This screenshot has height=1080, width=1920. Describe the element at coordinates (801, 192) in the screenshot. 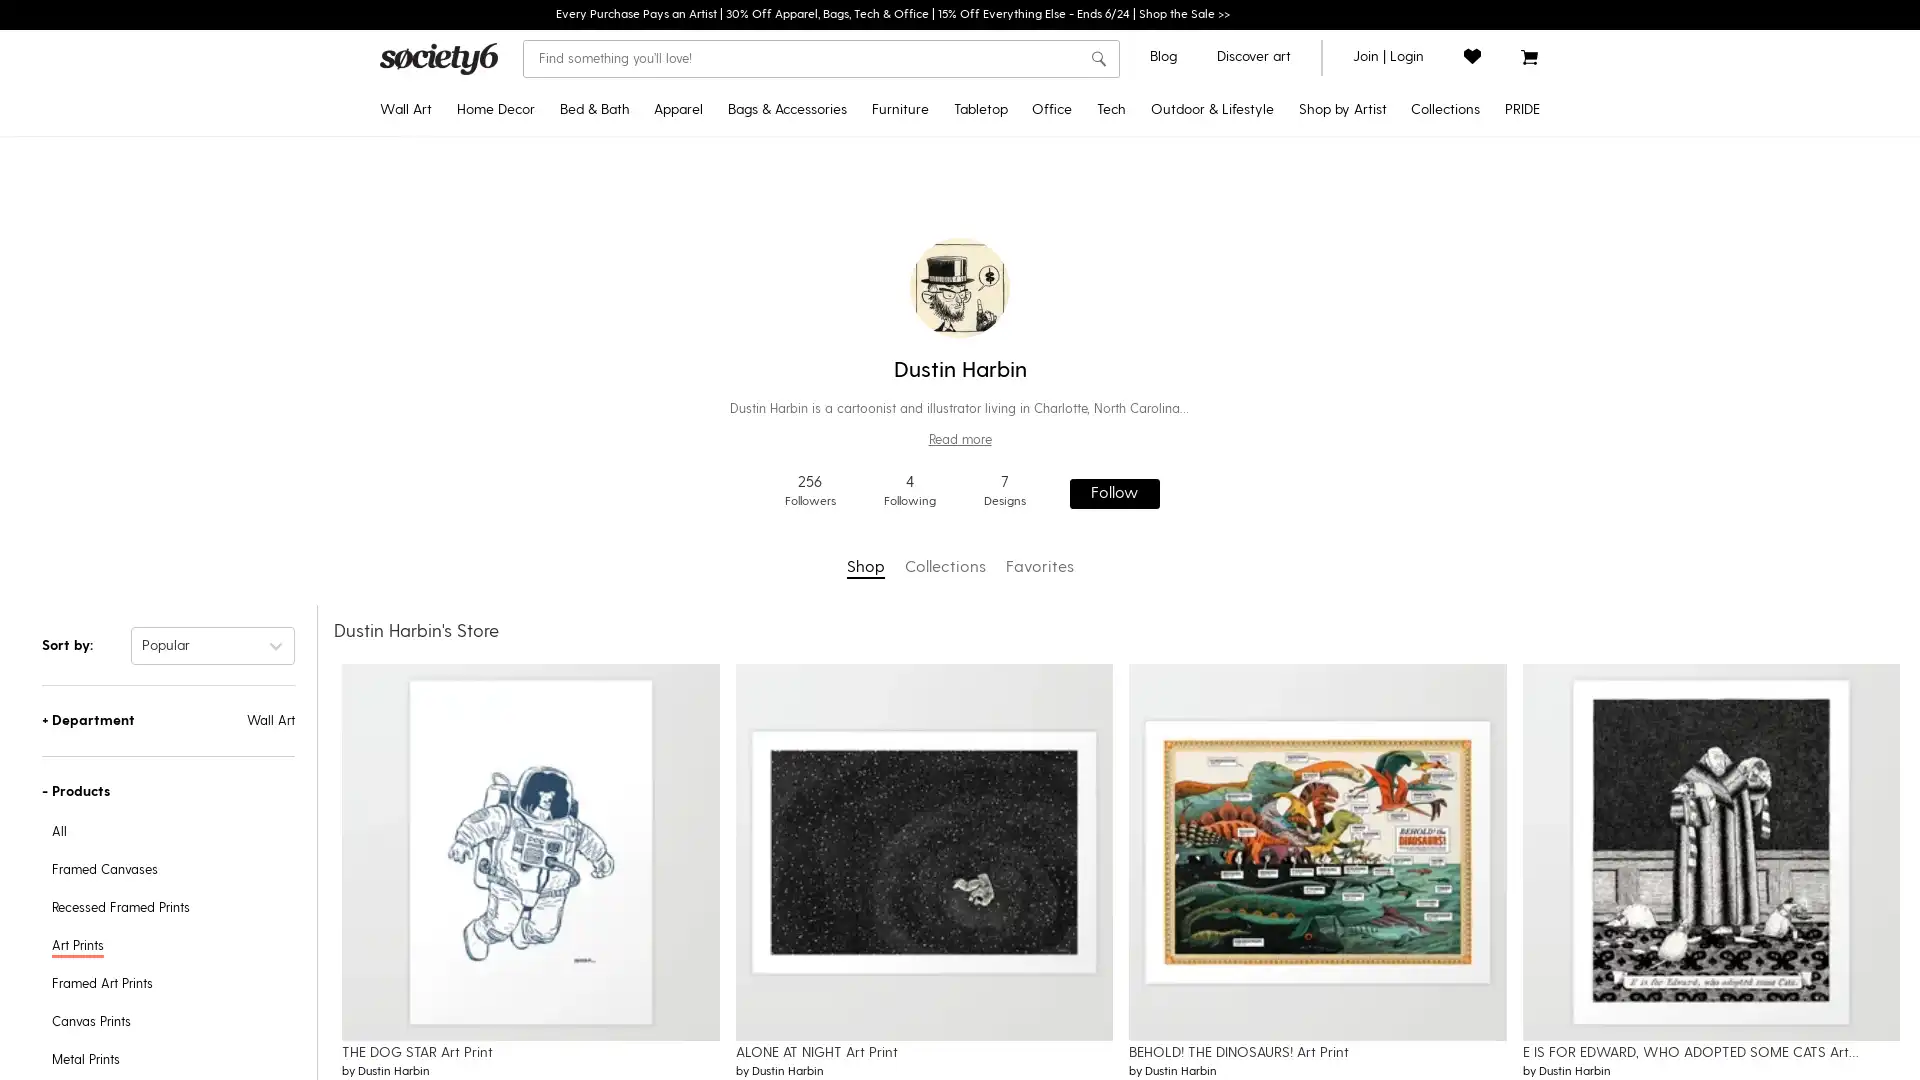

I see `Carry-All Pouches` at that location.